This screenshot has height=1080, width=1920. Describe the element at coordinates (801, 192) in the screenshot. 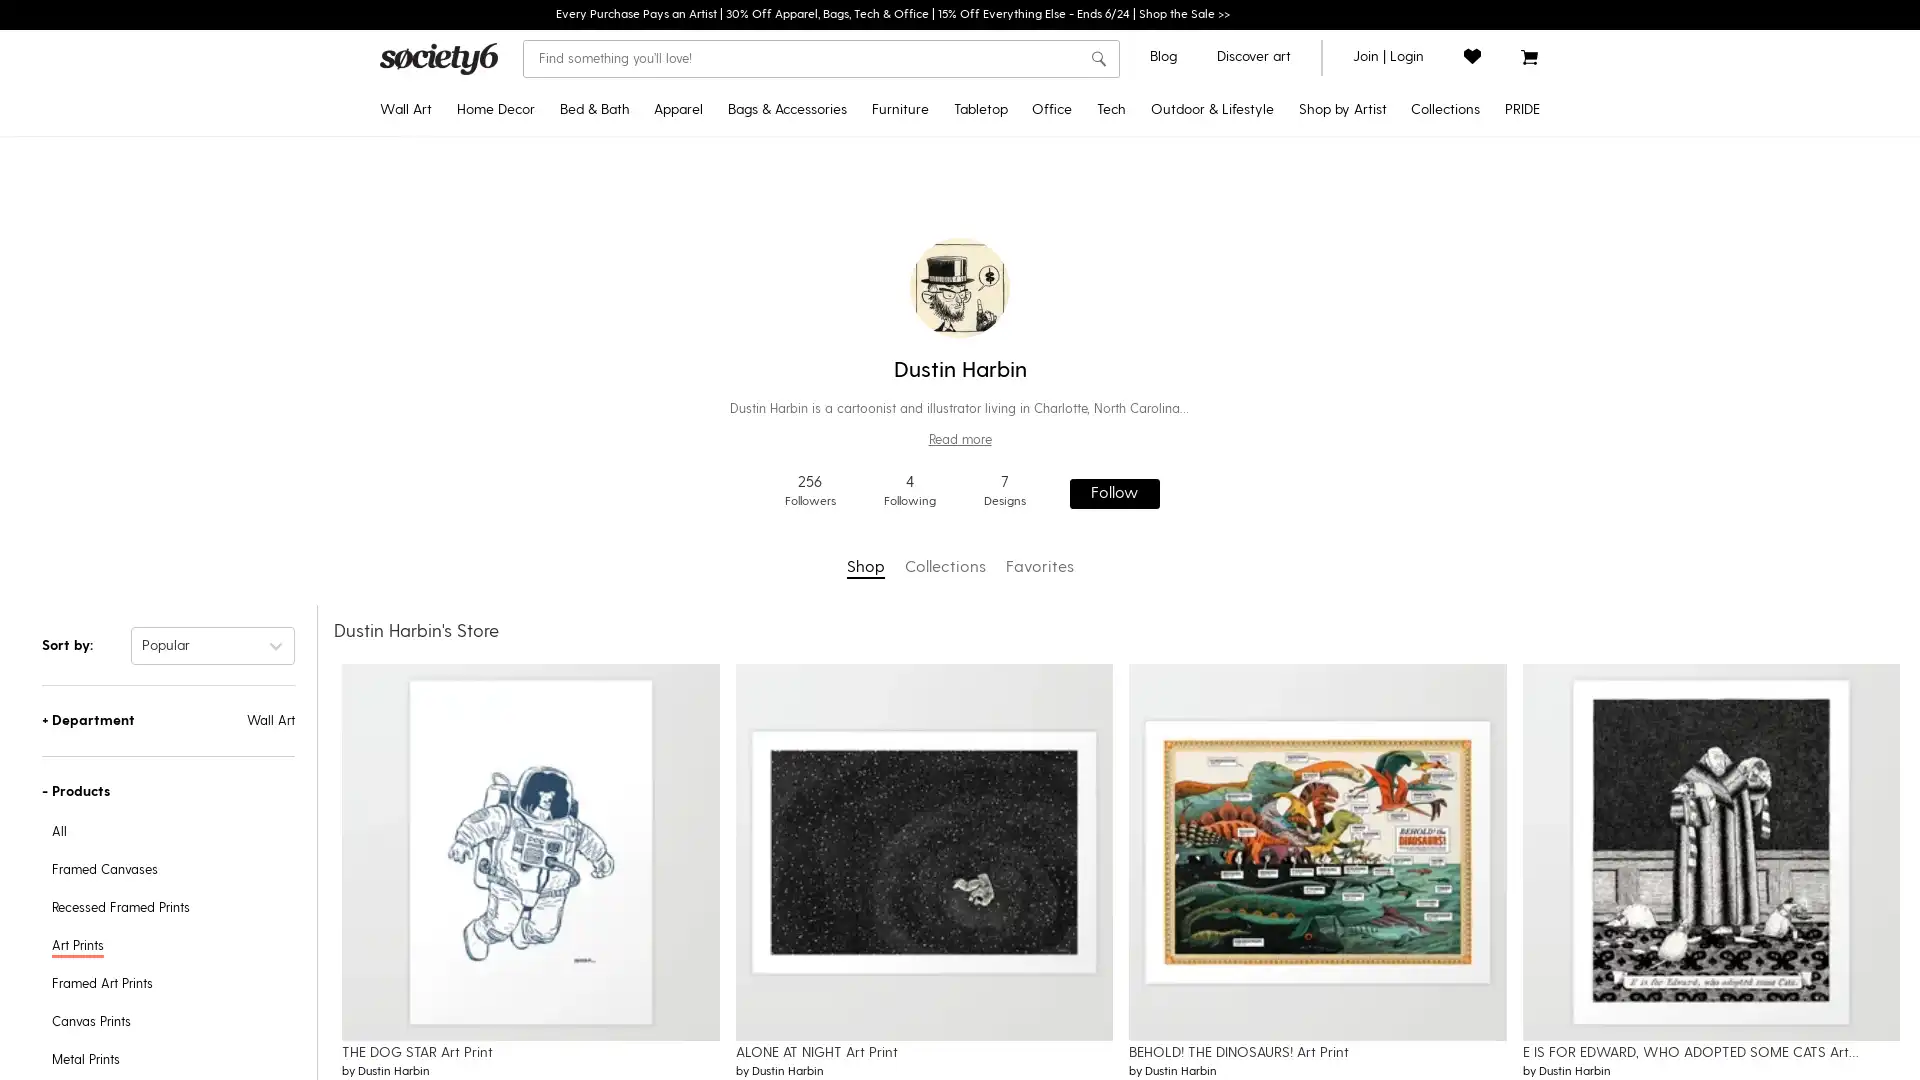

I see `Carry-All Pouches` at that location.